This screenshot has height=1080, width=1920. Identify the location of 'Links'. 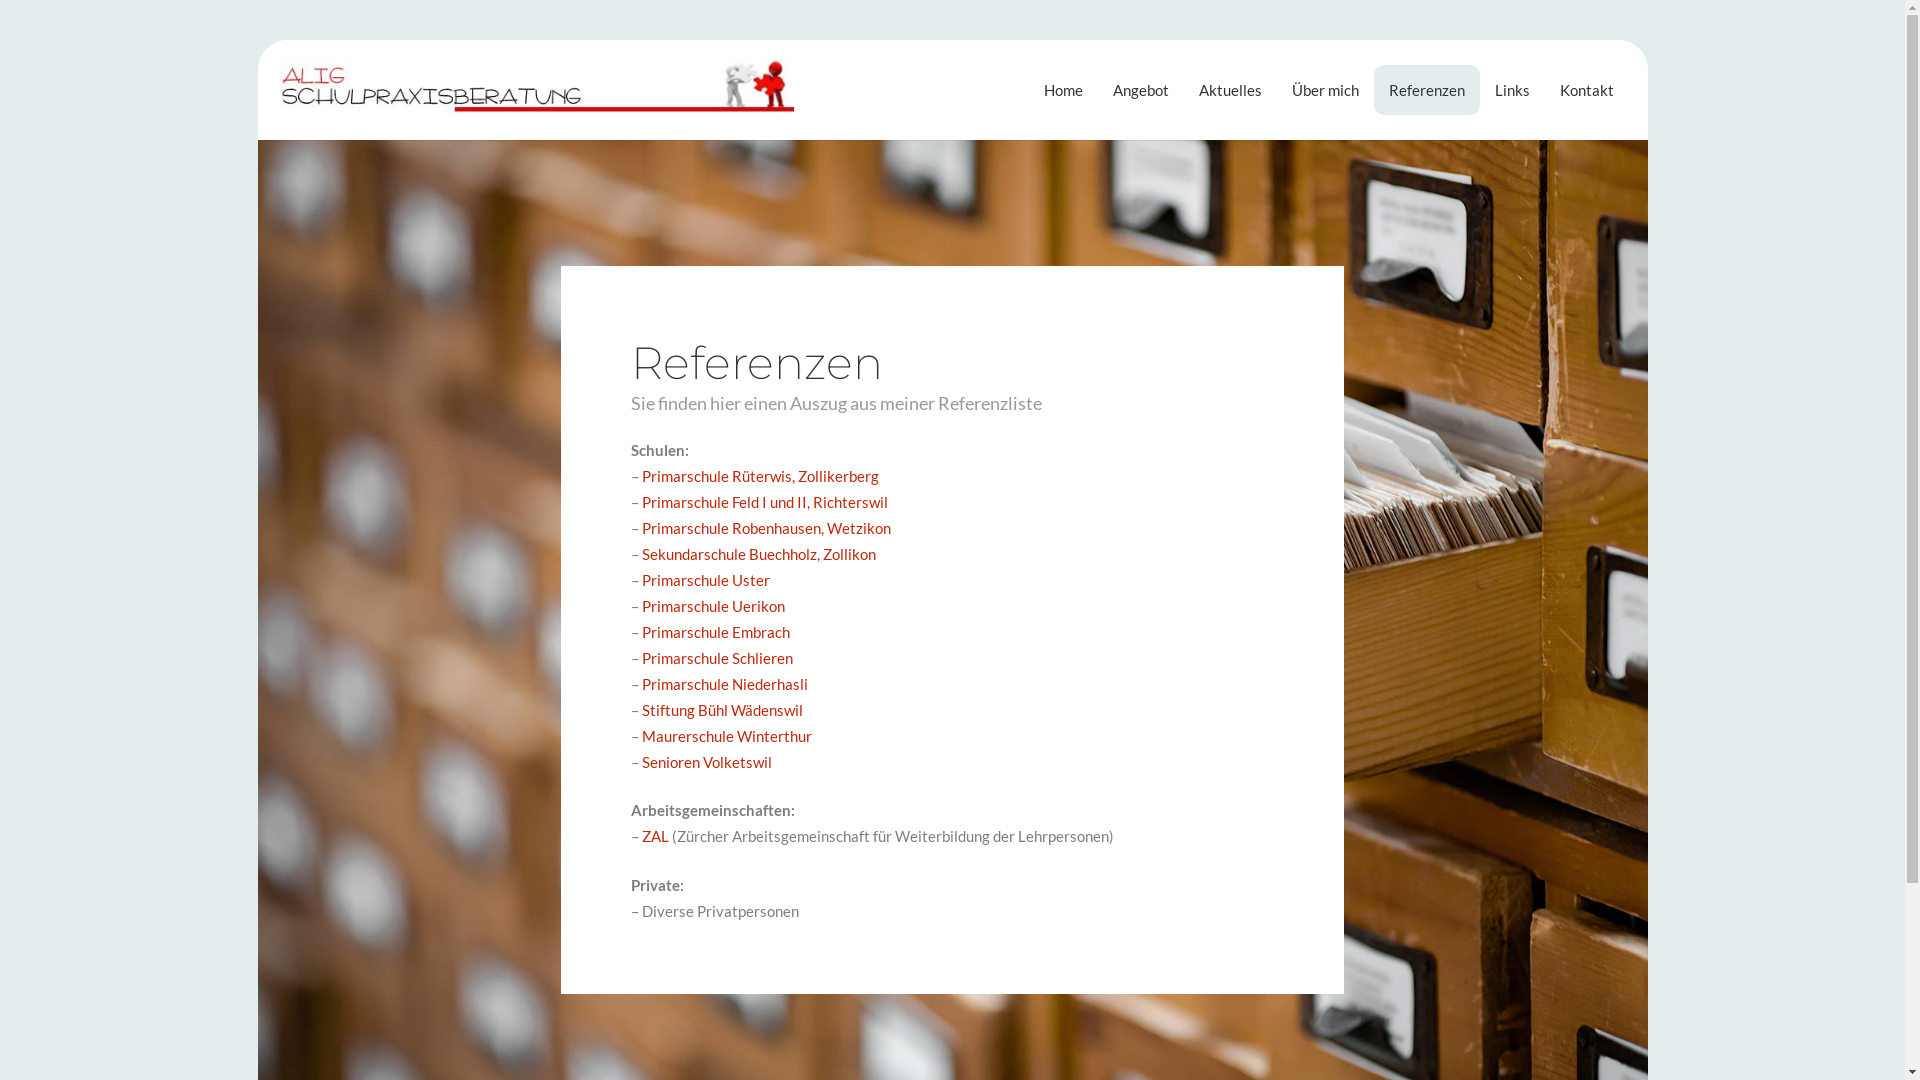
(1512, 88).